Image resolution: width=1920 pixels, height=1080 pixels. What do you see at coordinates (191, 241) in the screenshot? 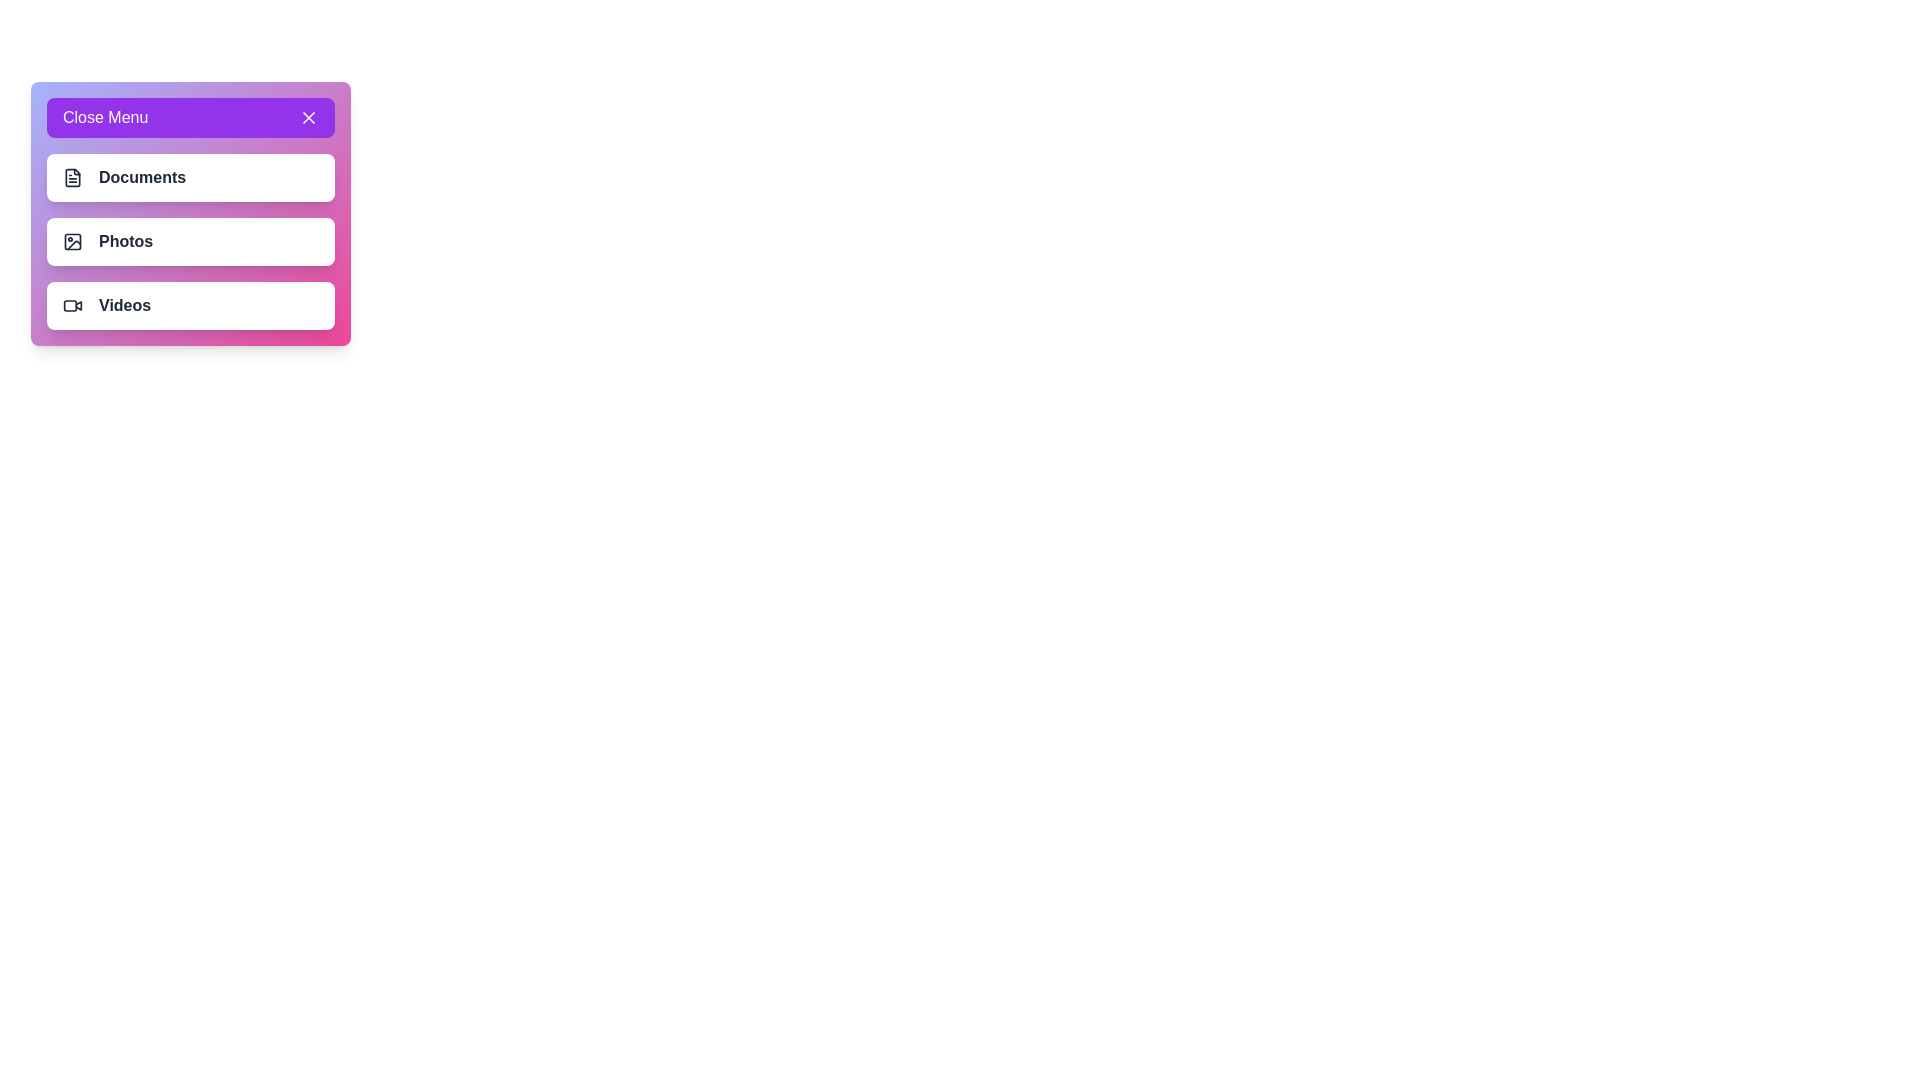
I see `the menu item Photos by clicking on it` at bounding box center [191, 241].